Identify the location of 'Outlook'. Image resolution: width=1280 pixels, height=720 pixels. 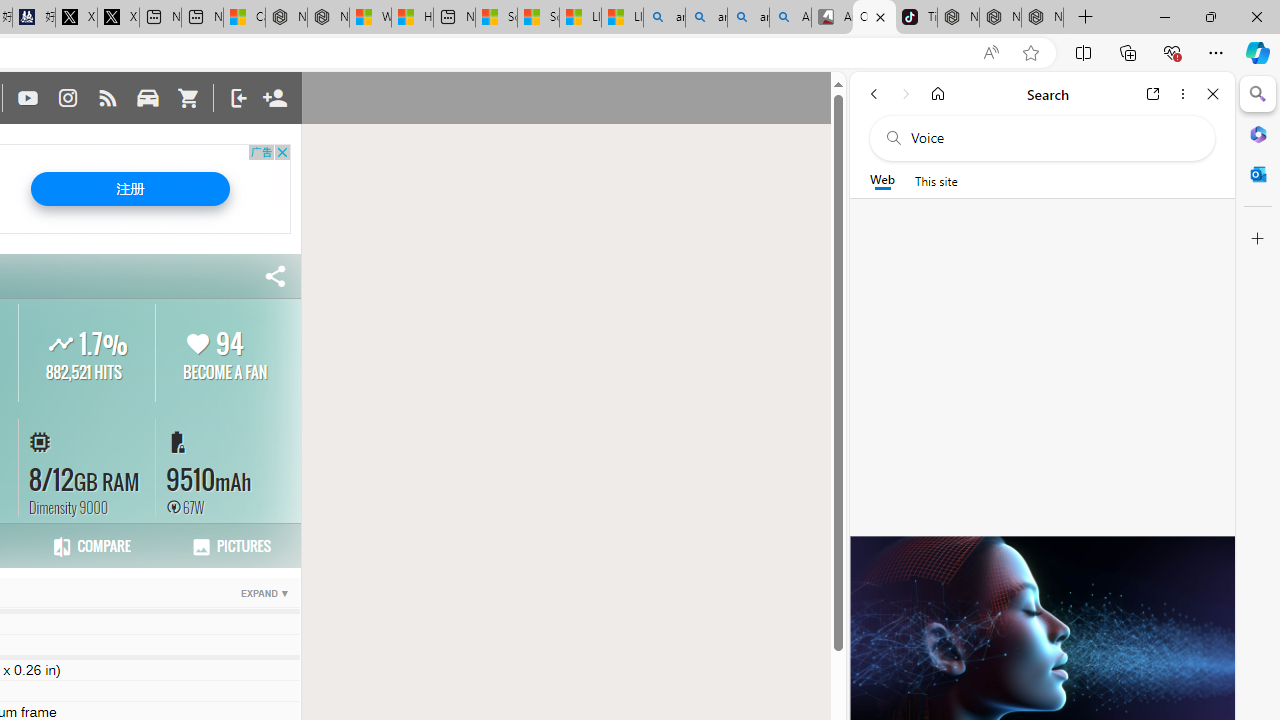
(1257, 173).